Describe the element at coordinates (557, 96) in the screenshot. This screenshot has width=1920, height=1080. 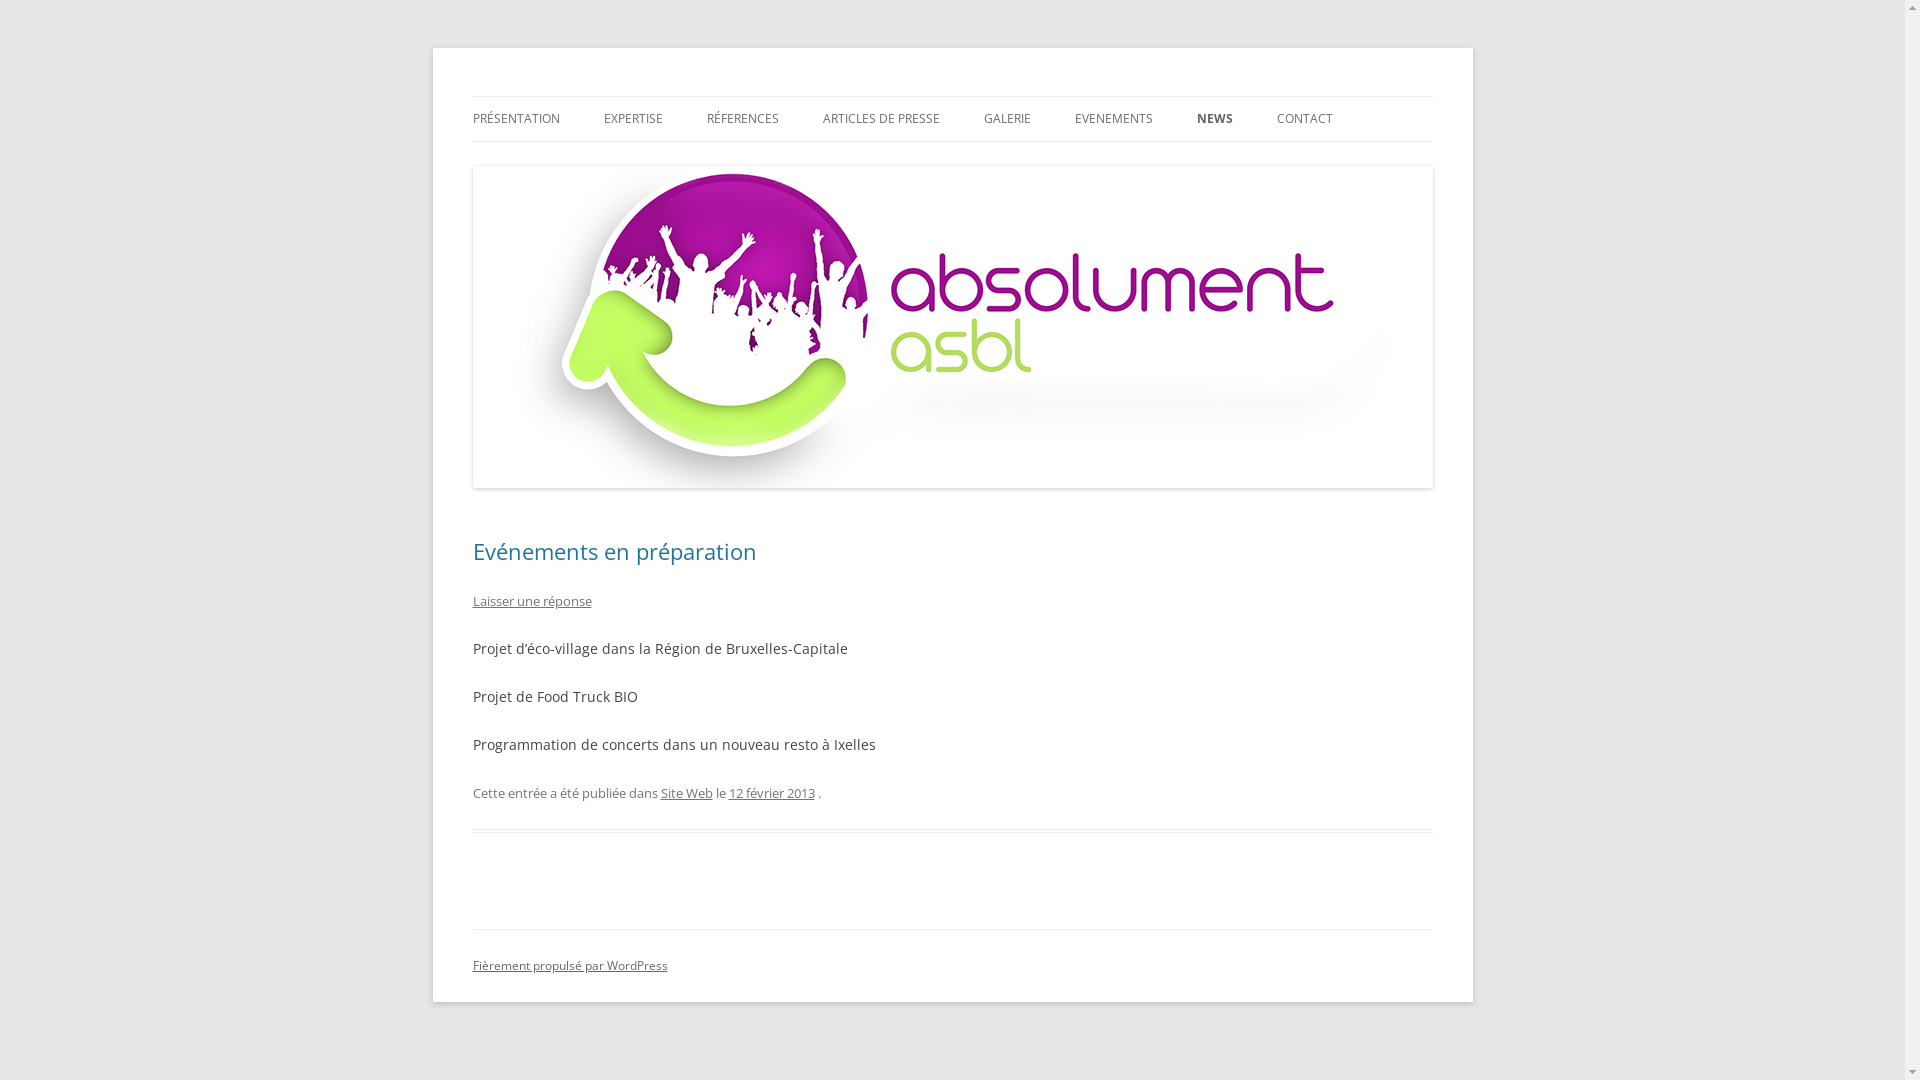
I see `'Absolument !'` at that location.